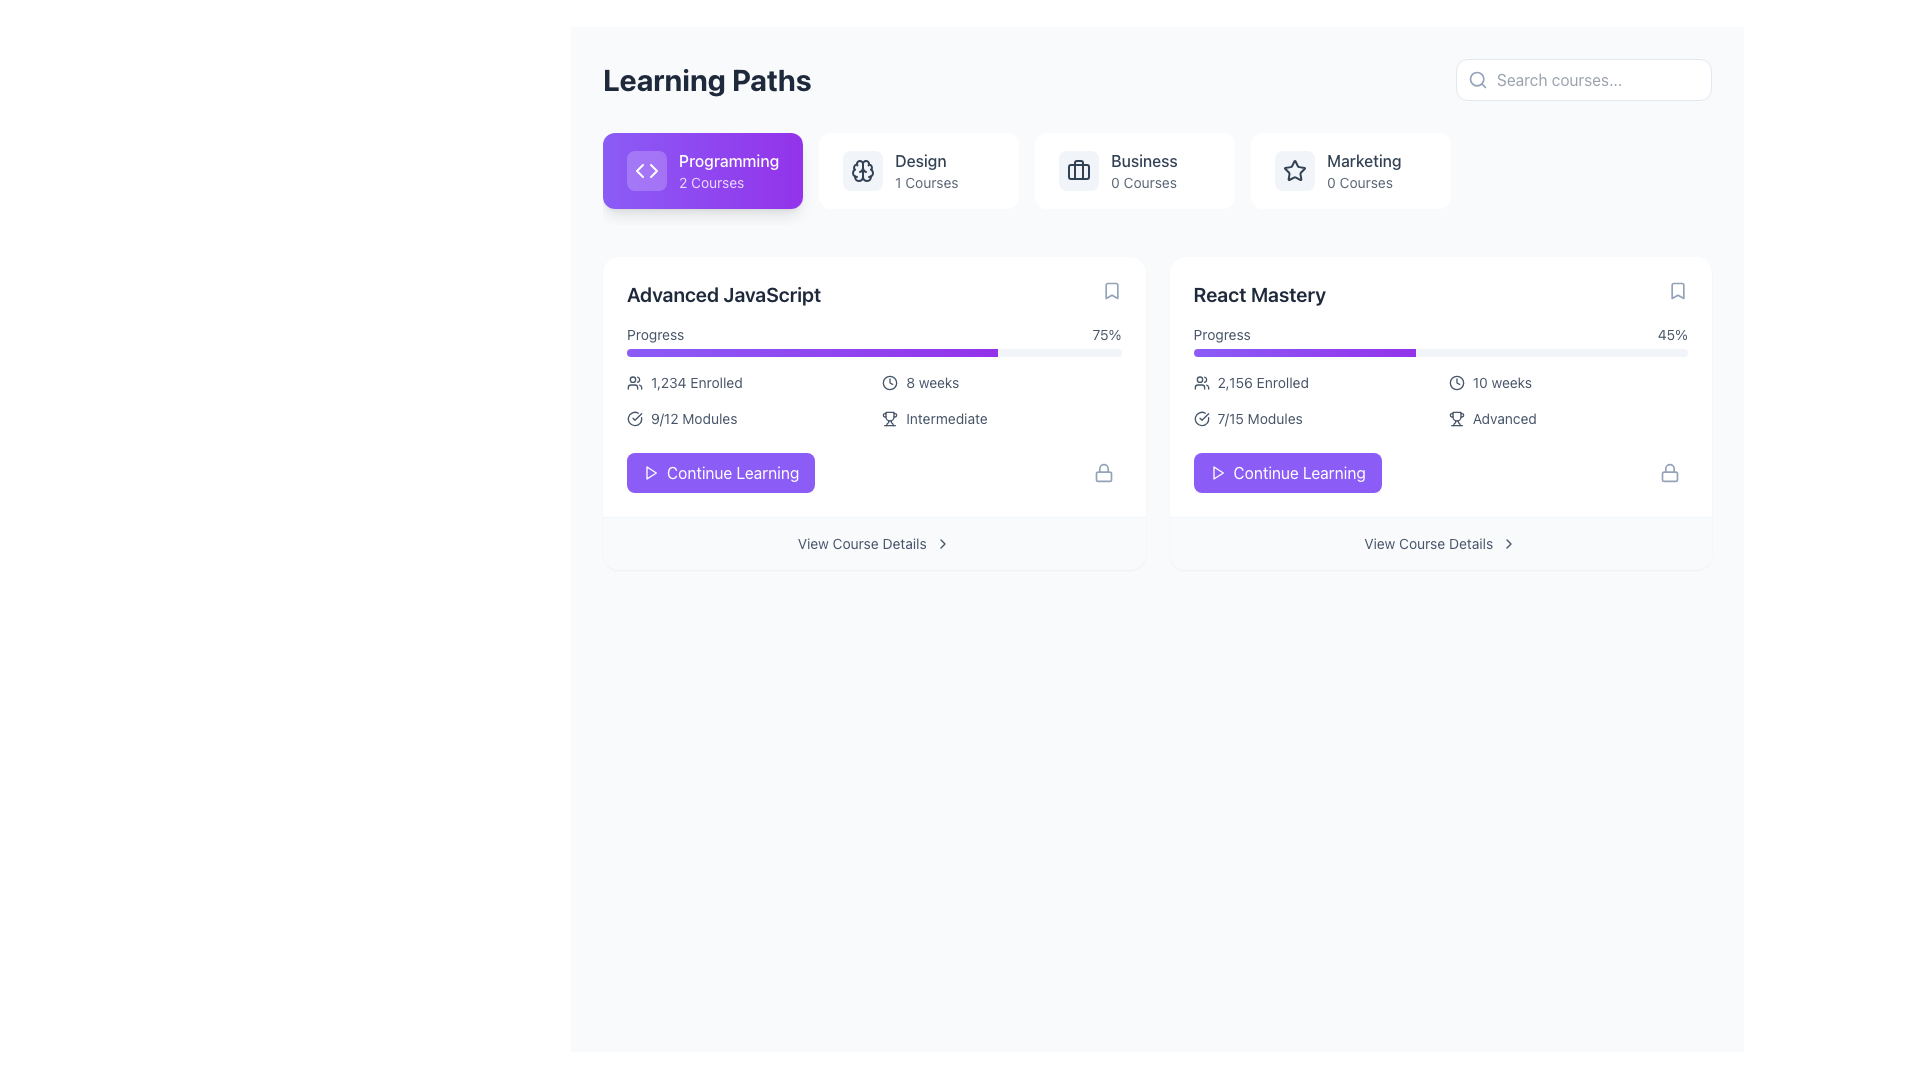 The image size is (1920, 1080). I want to click on the outer circle of the clock icon representing time, located below the 'Advanced JavaScript' text within the card layout in the '8 weeks' section, so click(889, 382).